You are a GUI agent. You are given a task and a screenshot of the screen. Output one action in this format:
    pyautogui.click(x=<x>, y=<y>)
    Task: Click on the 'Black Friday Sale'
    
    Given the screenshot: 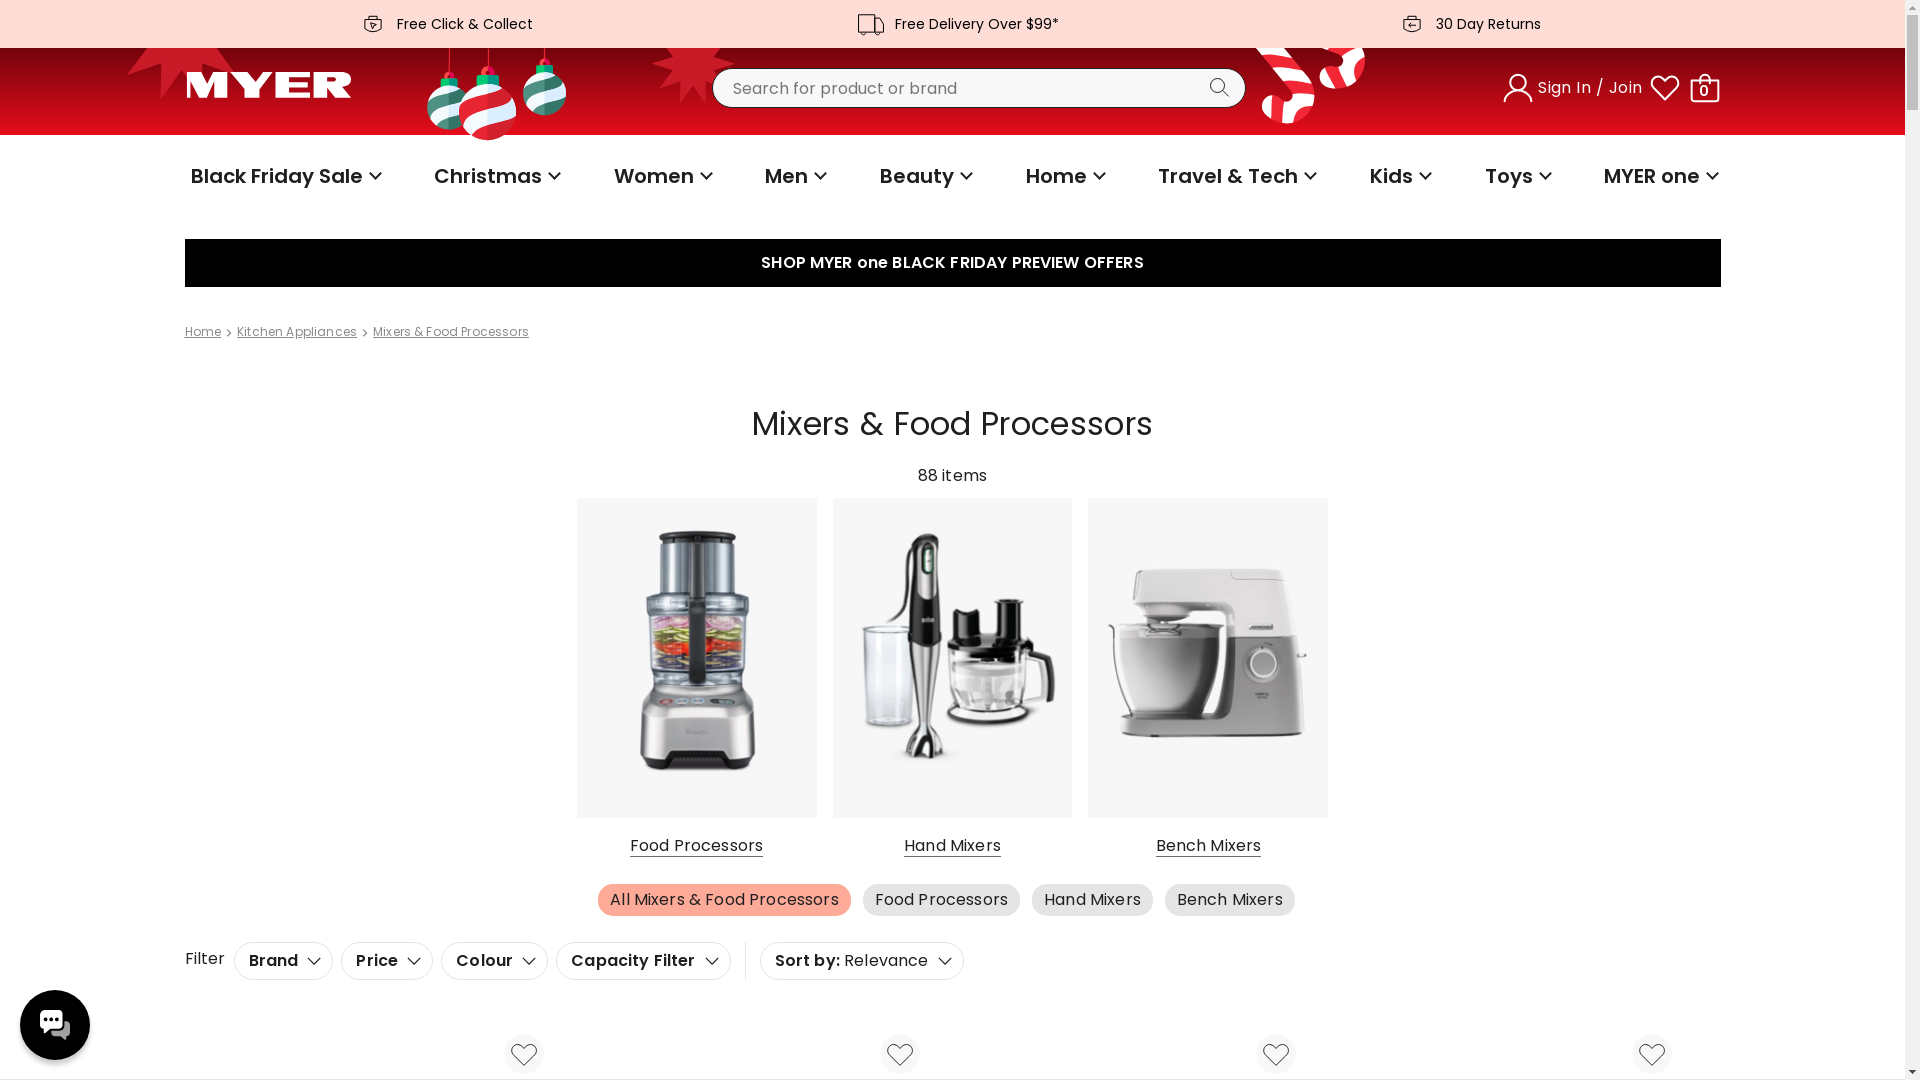 What is the action you would take?
    pyautogui.click(x=282, y=175)
    